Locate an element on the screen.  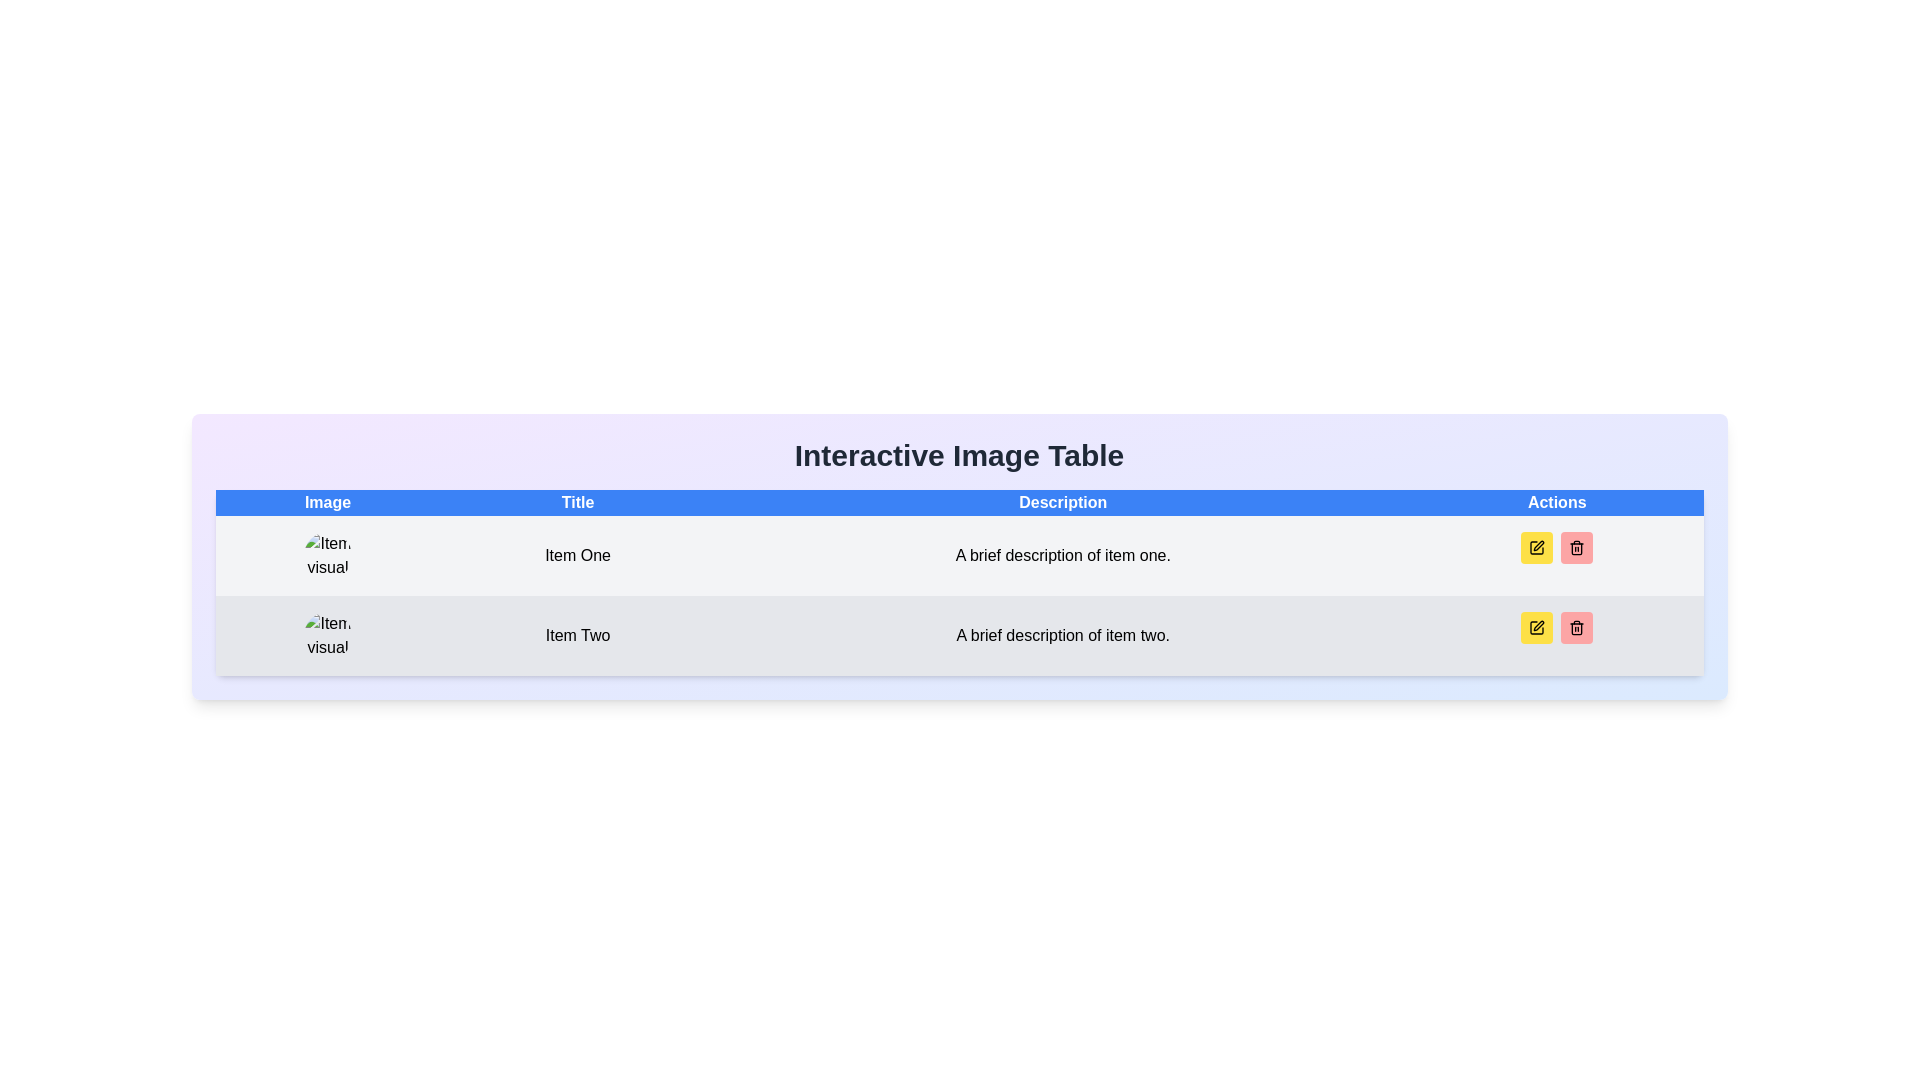
the editing icon located in the second row under the 'Actions' column of the 'Interactive Image Table' is located at coordinates (1538, 546).